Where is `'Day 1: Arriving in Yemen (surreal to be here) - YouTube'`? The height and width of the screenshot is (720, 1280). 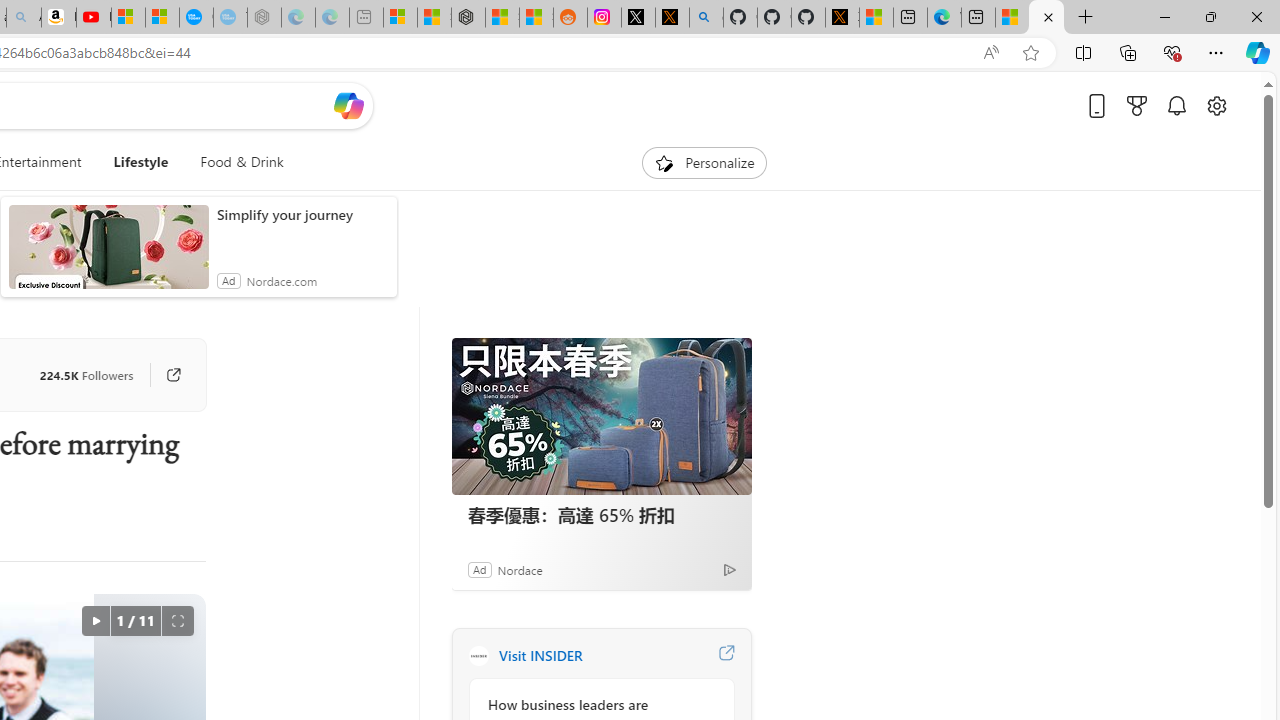 'Day 1: Arriving in Yemen (surreal to be here) - YouTube' is located at coordinates (93, 17).